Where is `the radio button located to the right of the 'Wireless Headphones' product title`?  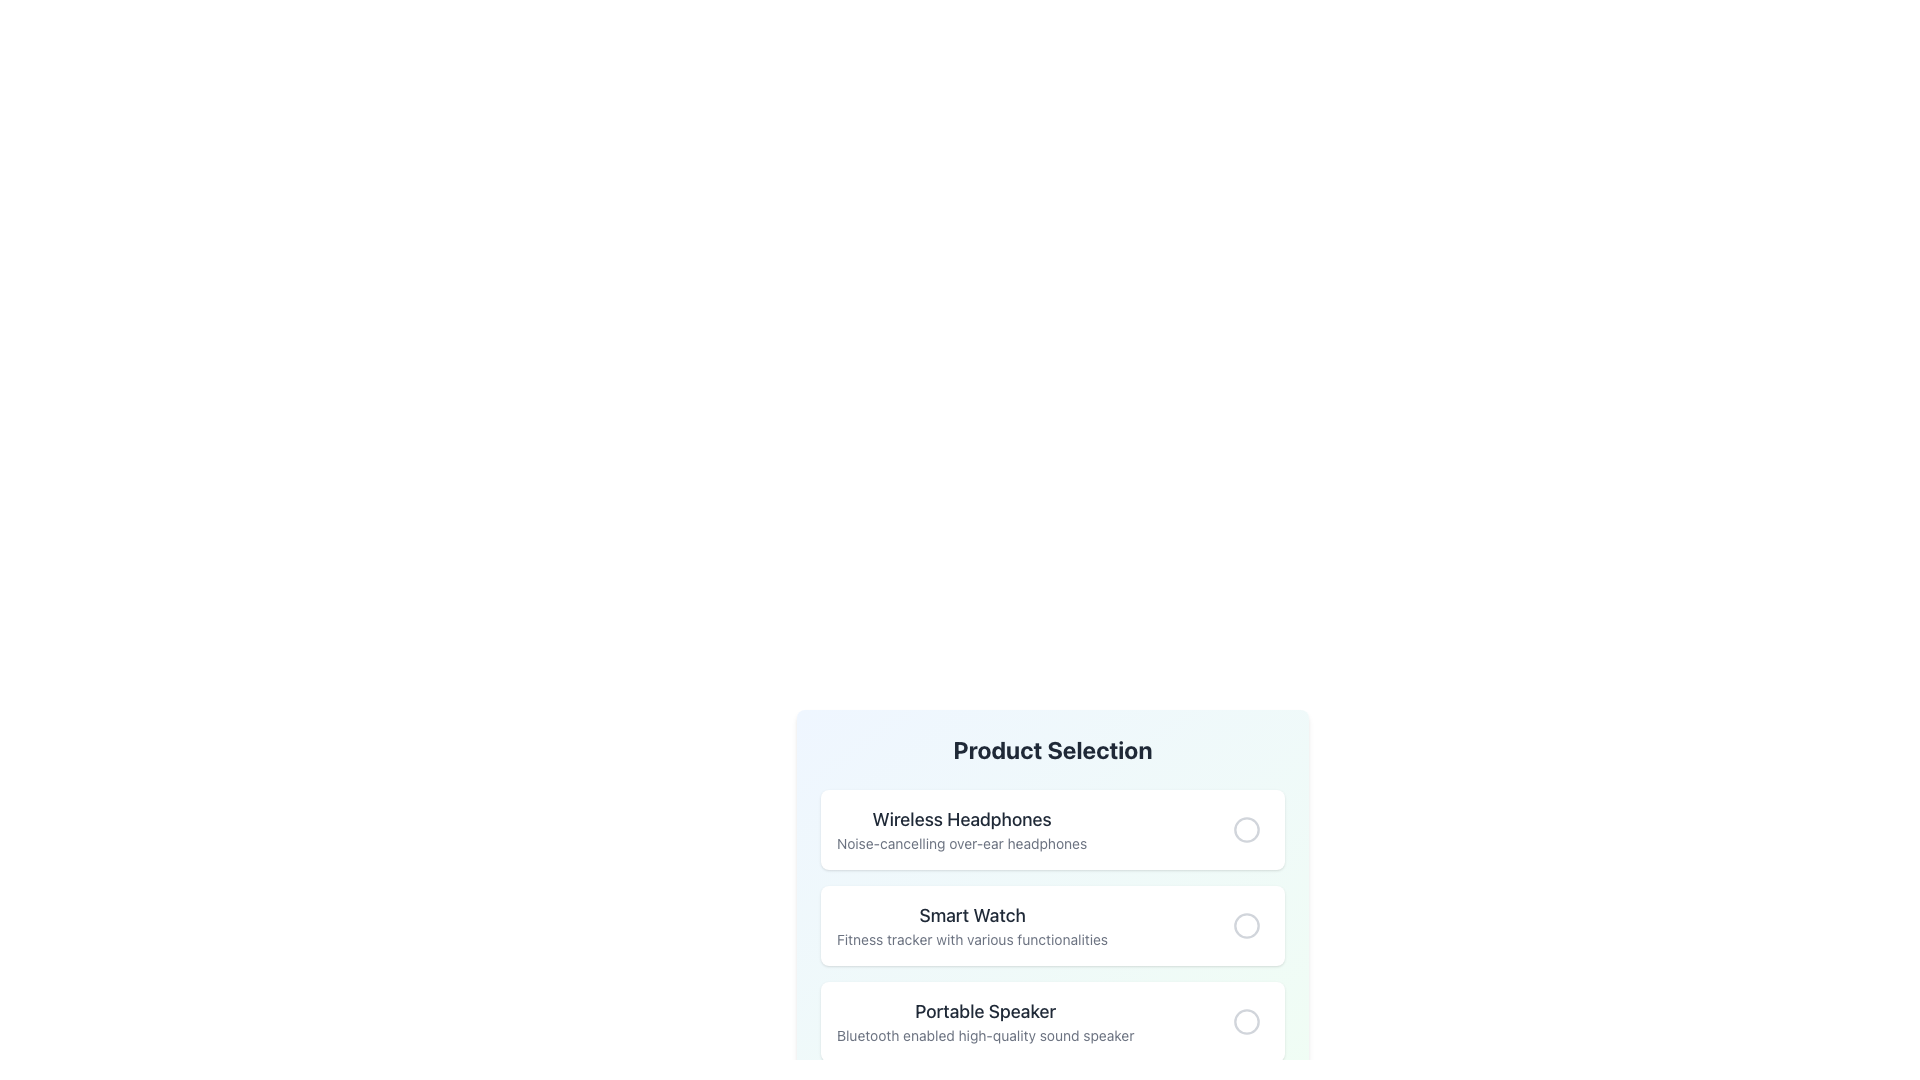 the radio button located to the right of the 'Wireless Headphones' product title is located at coordinates (1246, 829).